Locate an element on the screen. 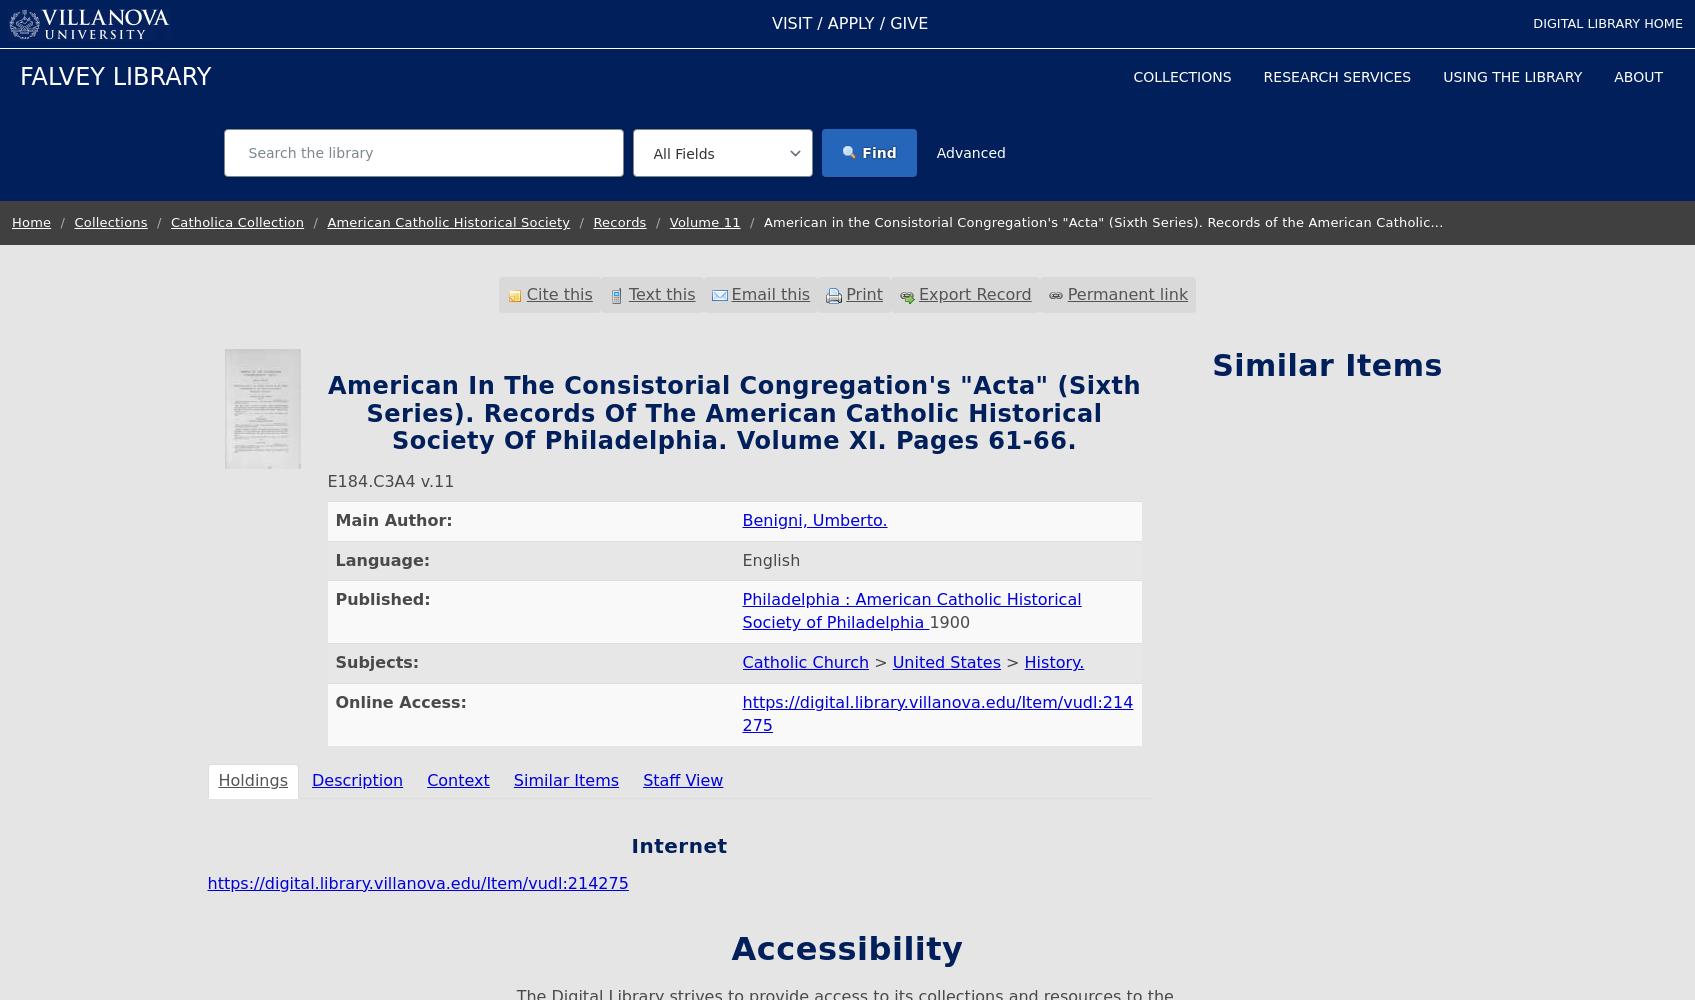  'Advanced' is located at coordinates (935, 153).